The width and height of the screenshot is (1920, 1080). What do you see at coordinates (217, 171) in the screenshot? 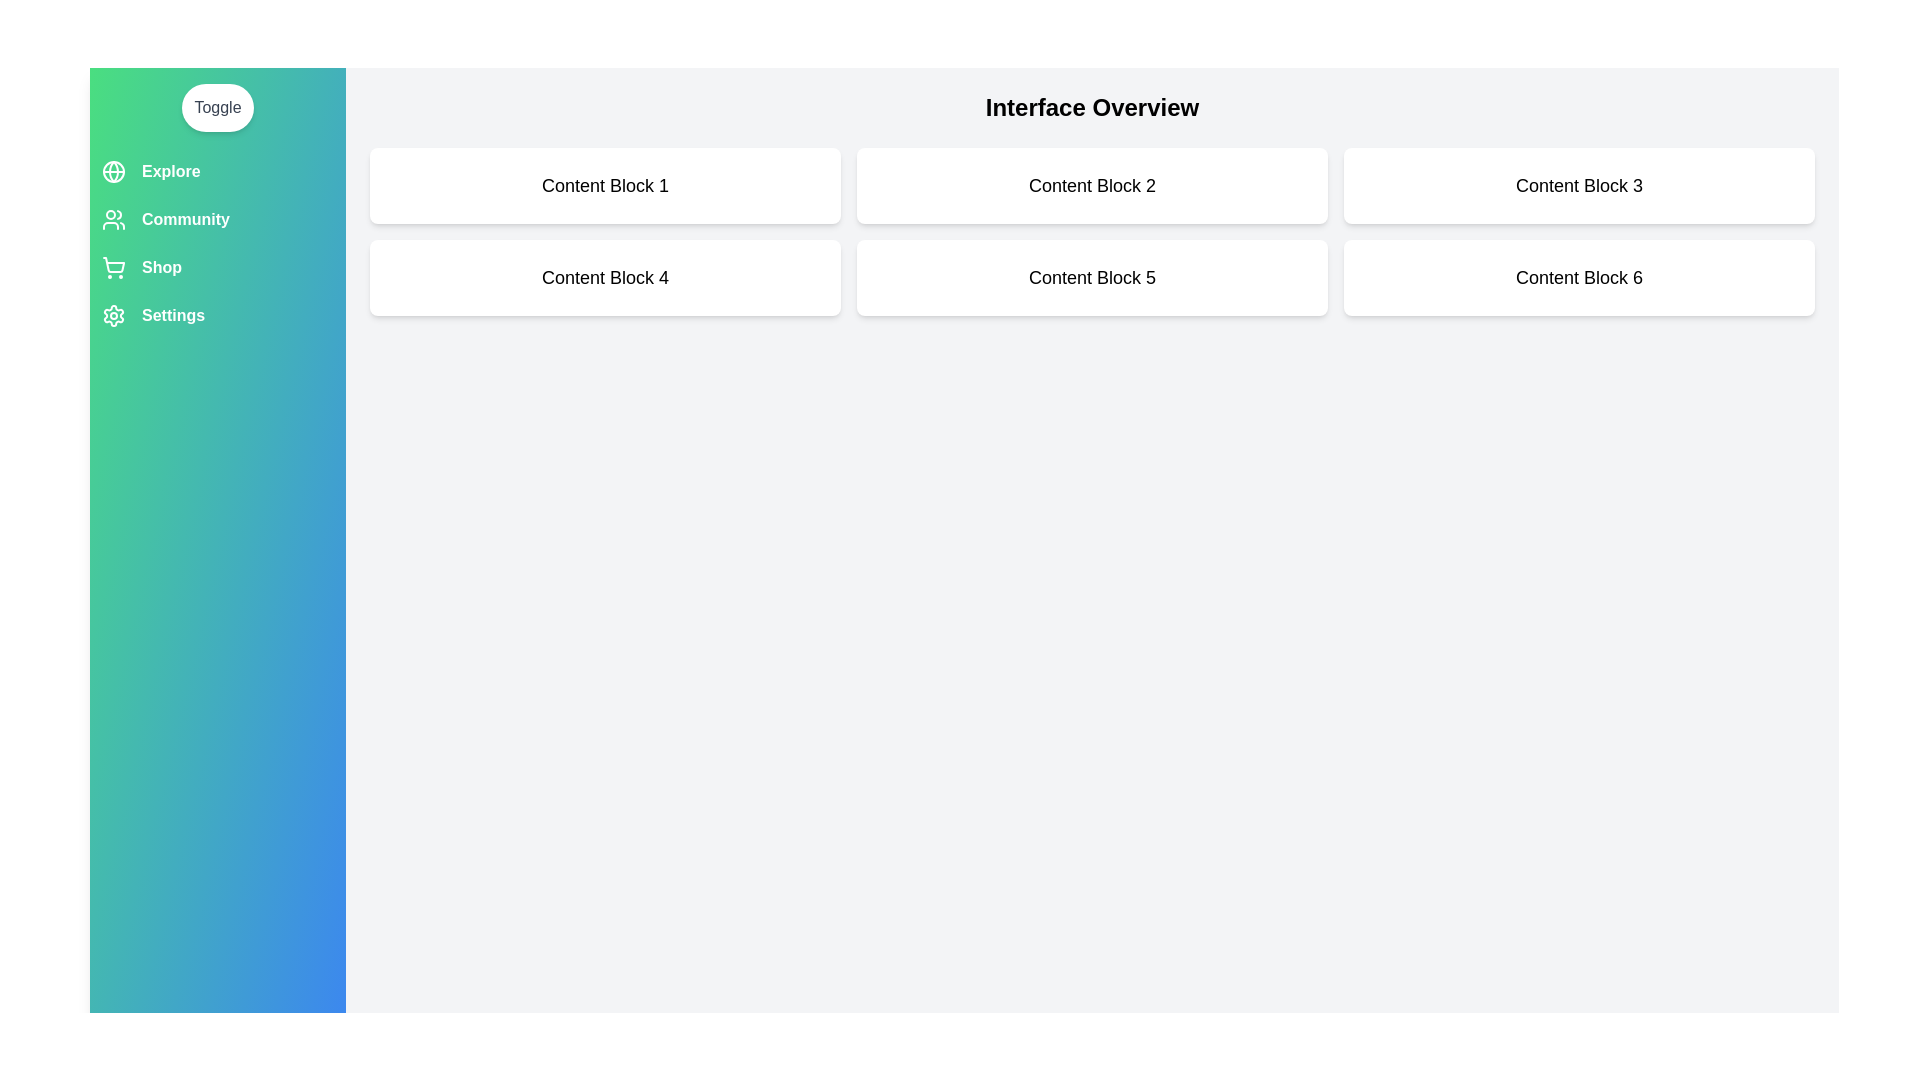
I see `the menu option labeled Explore` at bounding box center [217, 171].